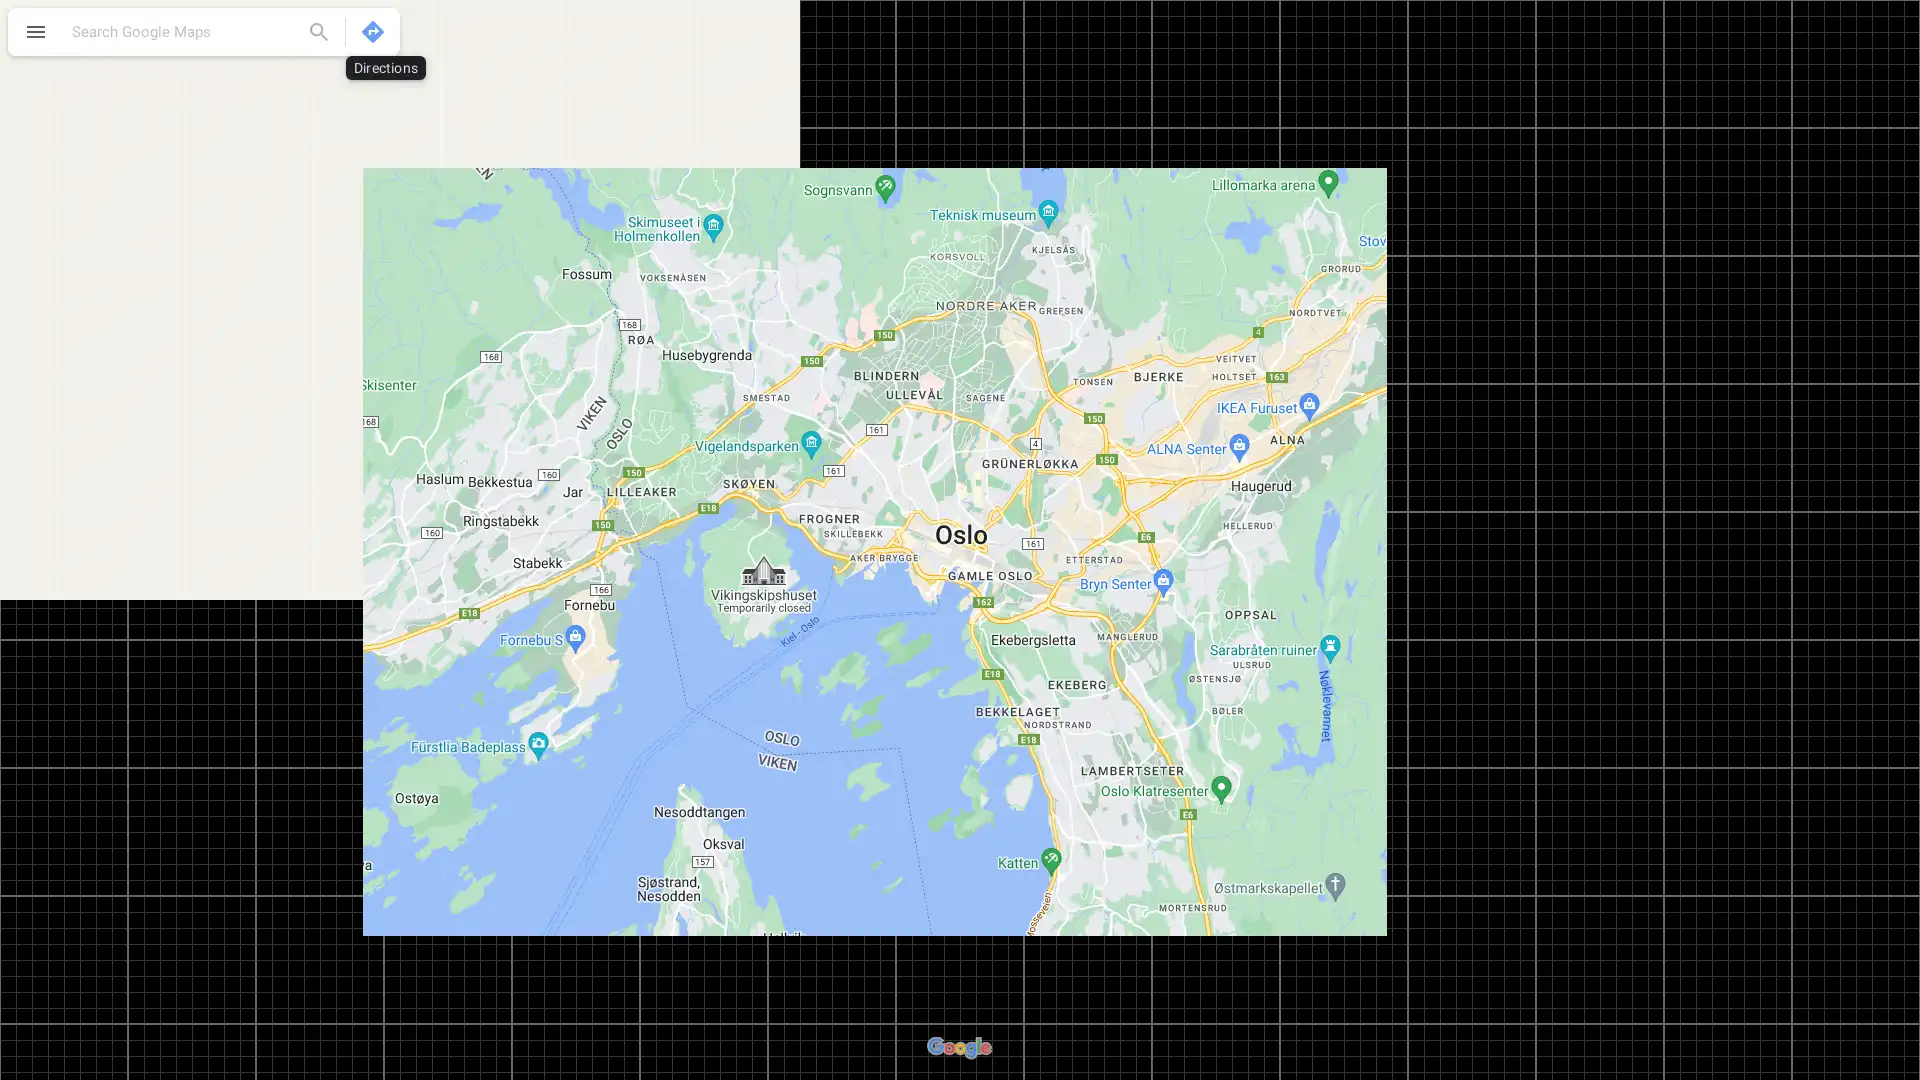 The width and height of the screenshot is (1920, 1080). Describe the element at coordinates (317, 31) in the screenshot. I see `Search` at that location.